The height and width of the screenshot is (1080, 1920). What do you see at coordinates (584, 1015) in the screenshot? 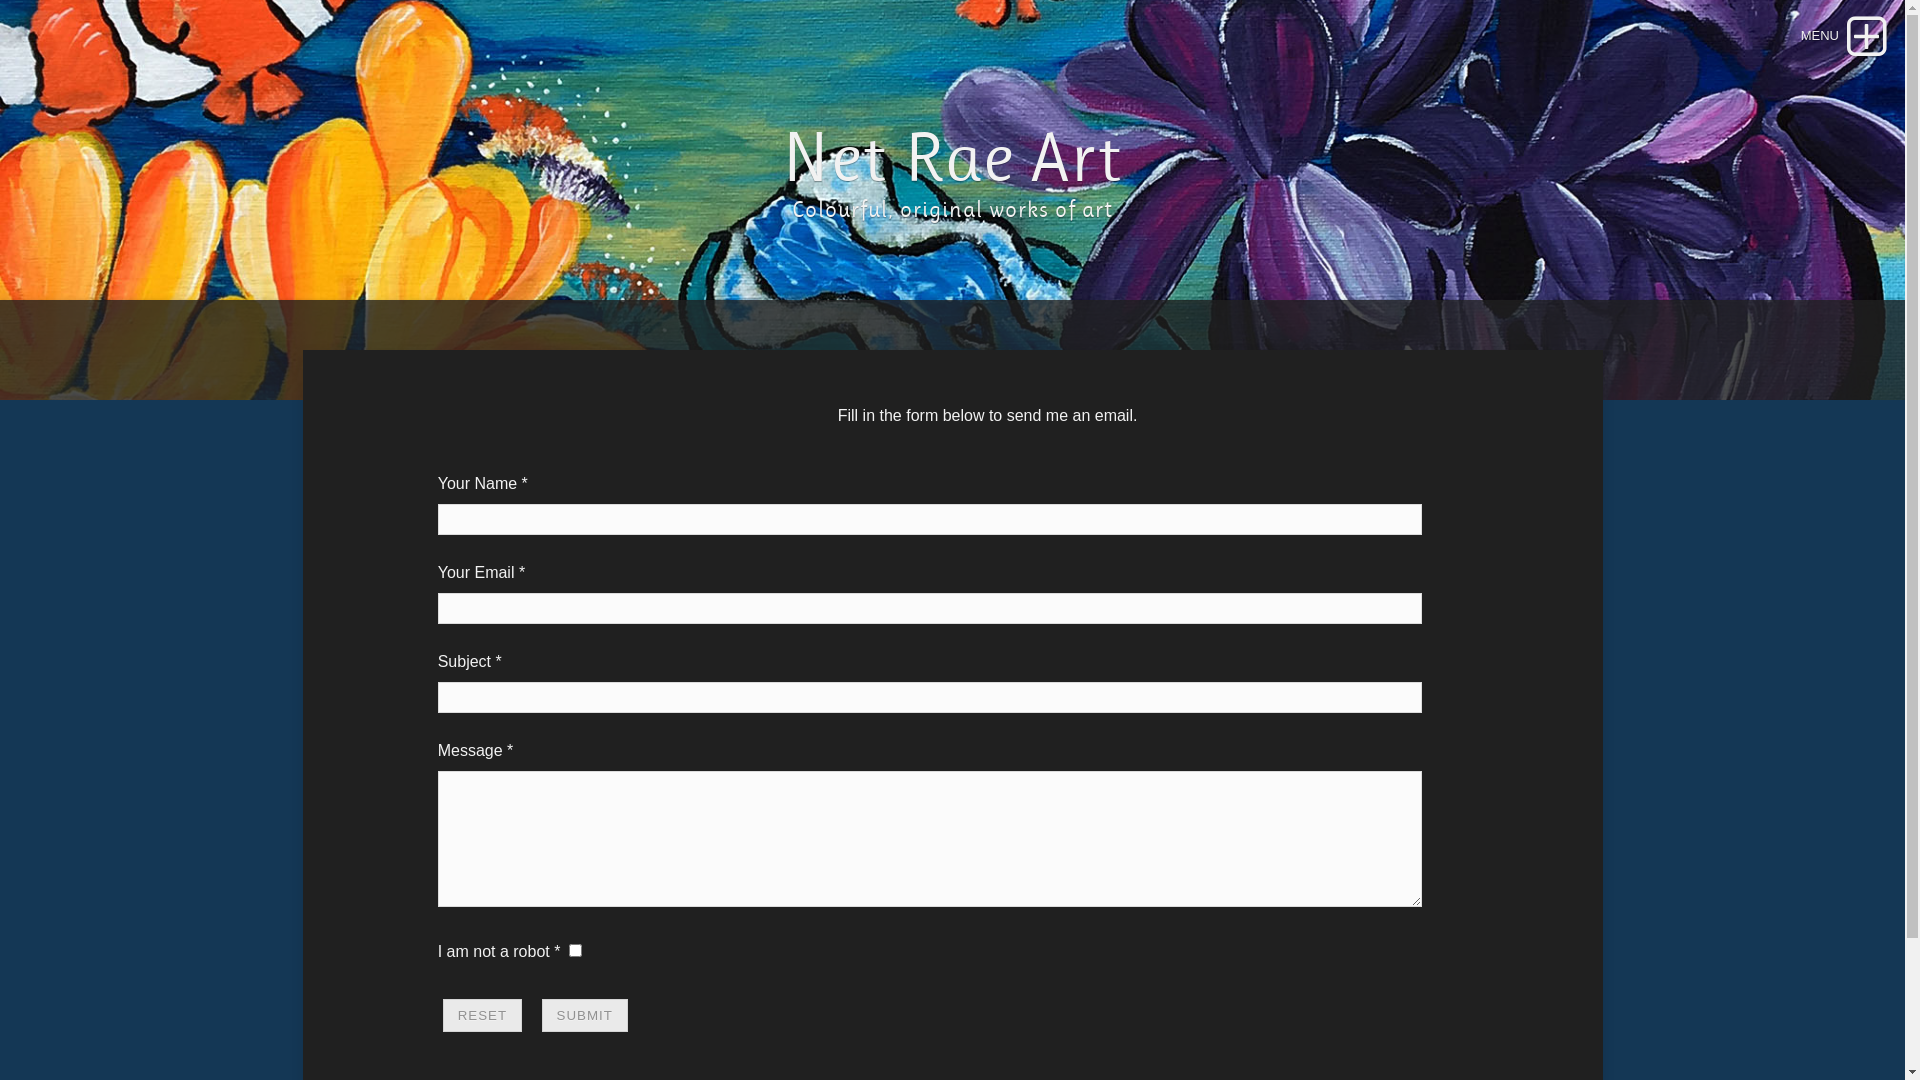
I see `'Submit'` at bounding box center [584, 1015].